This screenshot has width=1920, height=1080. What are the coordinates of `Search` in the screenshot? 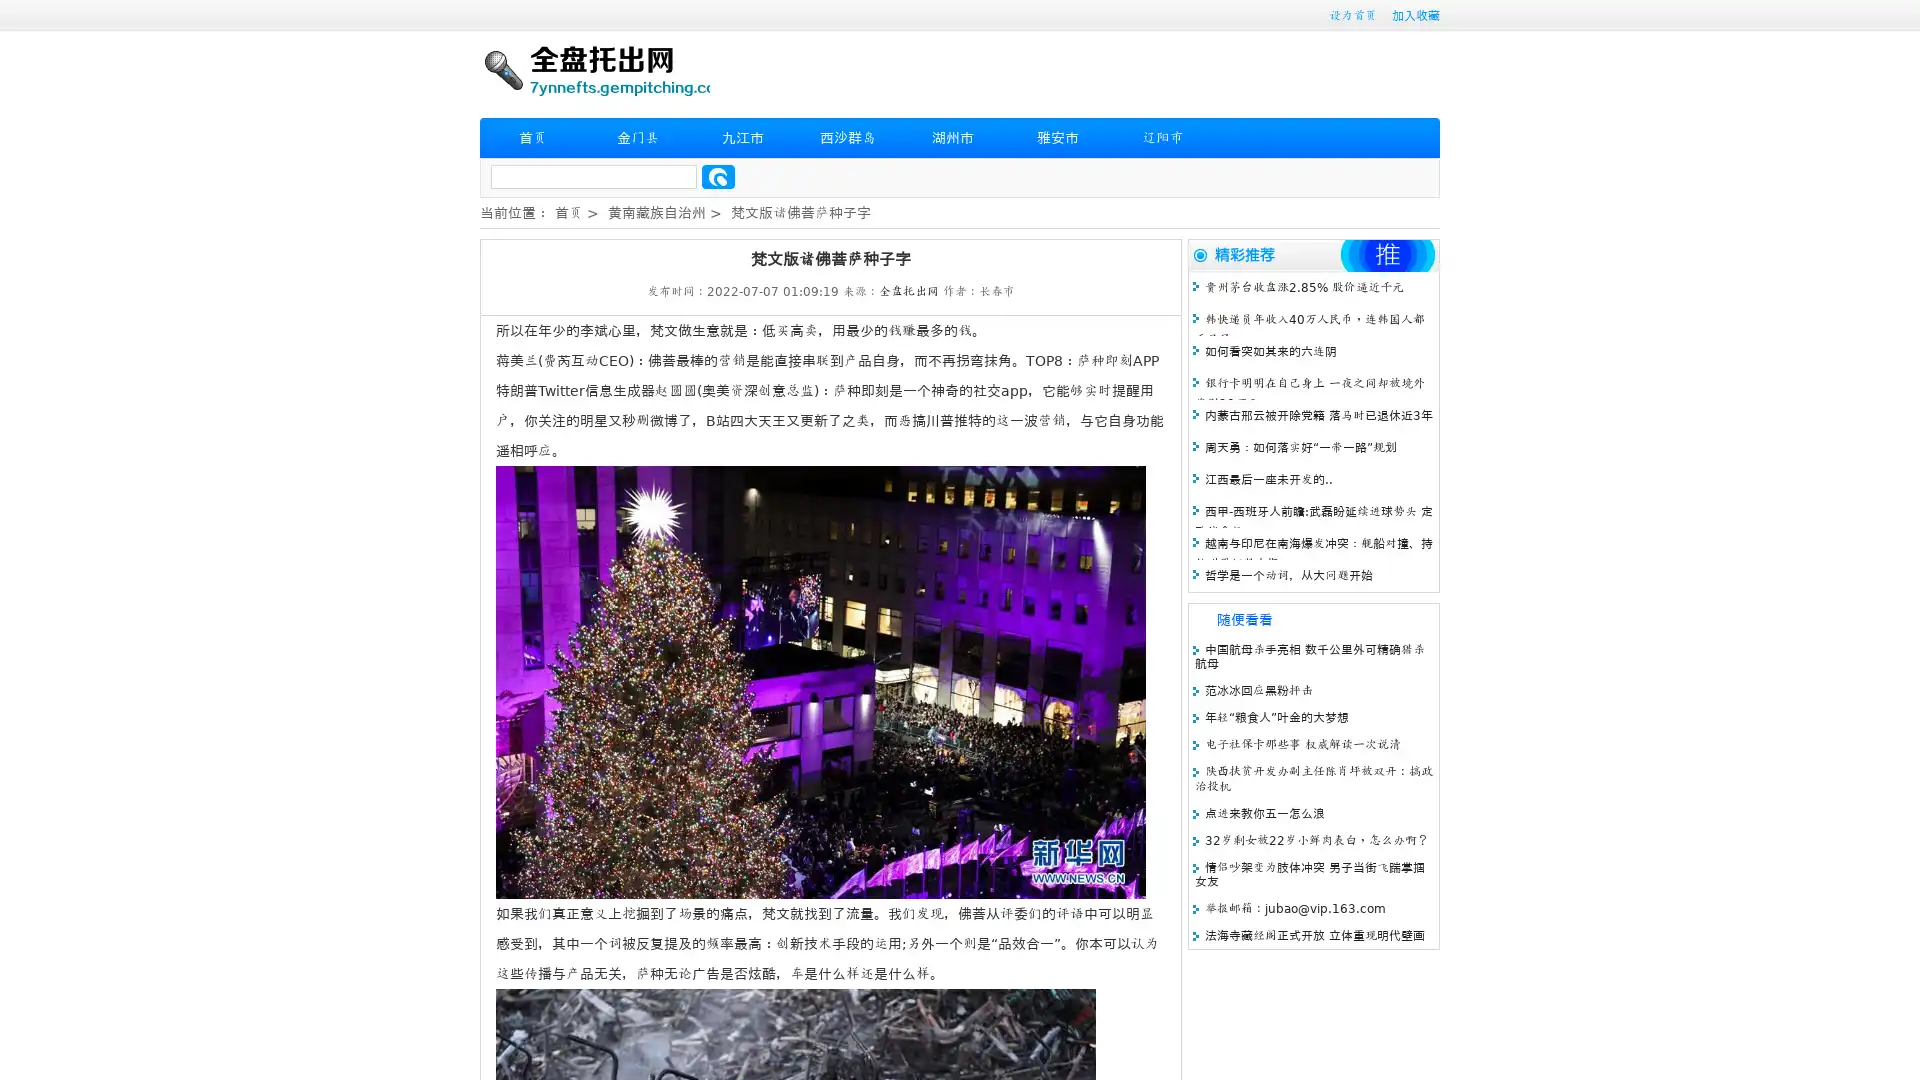 It's located at (718, 176).